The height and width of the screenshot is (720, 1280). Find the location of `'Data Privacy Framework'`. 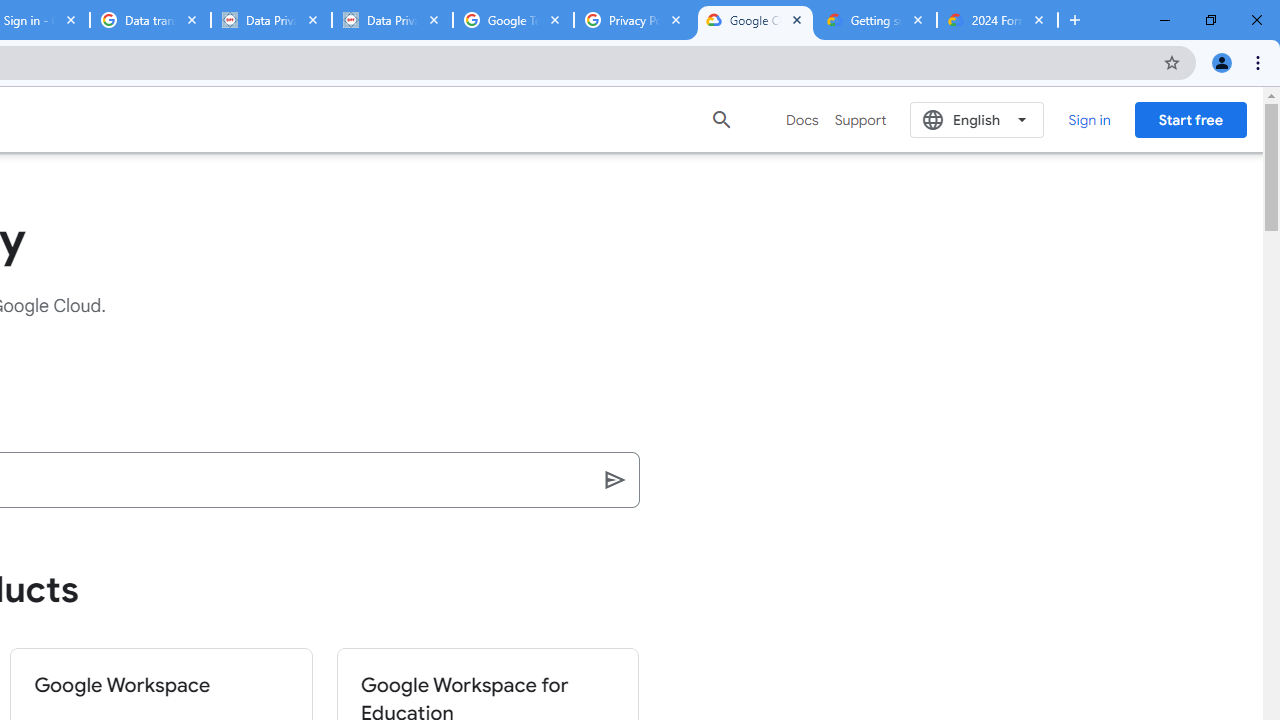

'Data Privacy Framework' is located at coordinates (392, 20).